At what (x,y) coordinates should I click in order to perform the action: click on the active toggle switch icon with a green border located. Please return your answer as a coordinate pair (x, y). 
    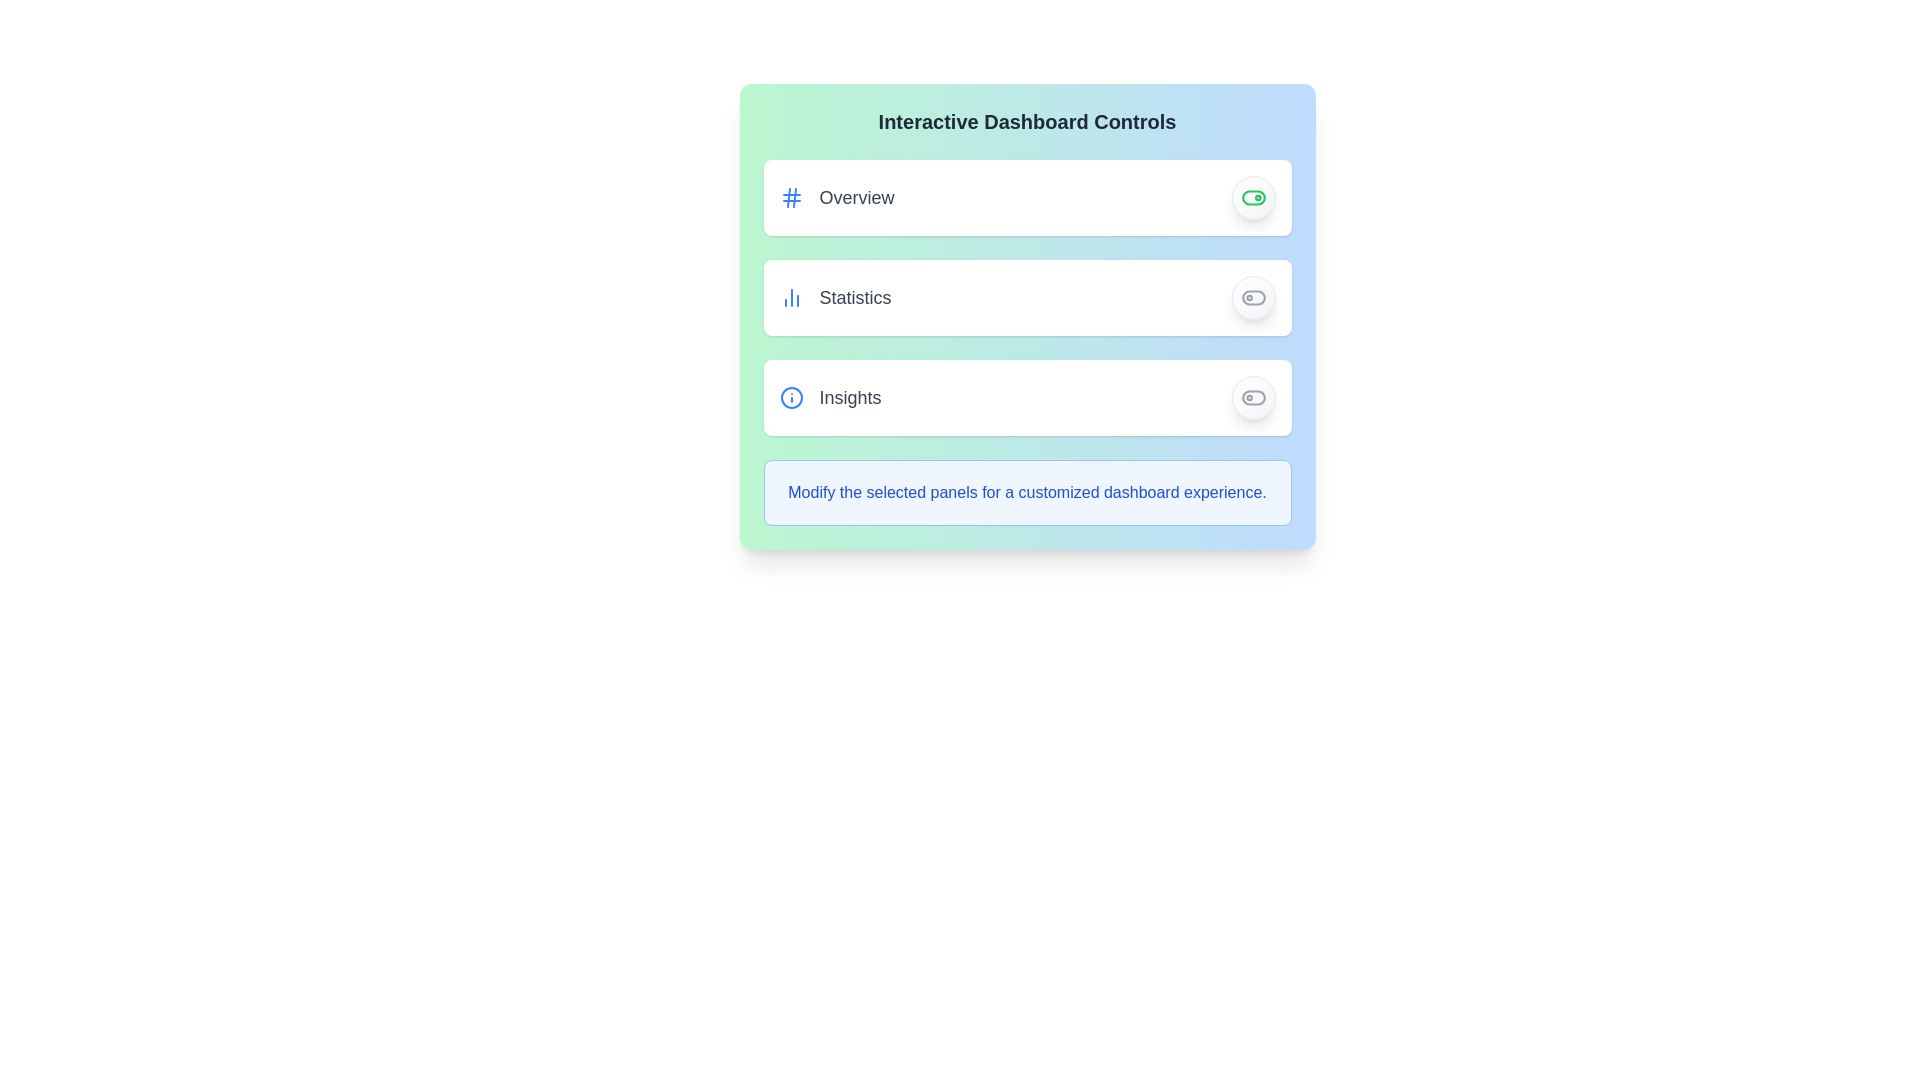
    Looking at the image, I should click on (1252, 197).